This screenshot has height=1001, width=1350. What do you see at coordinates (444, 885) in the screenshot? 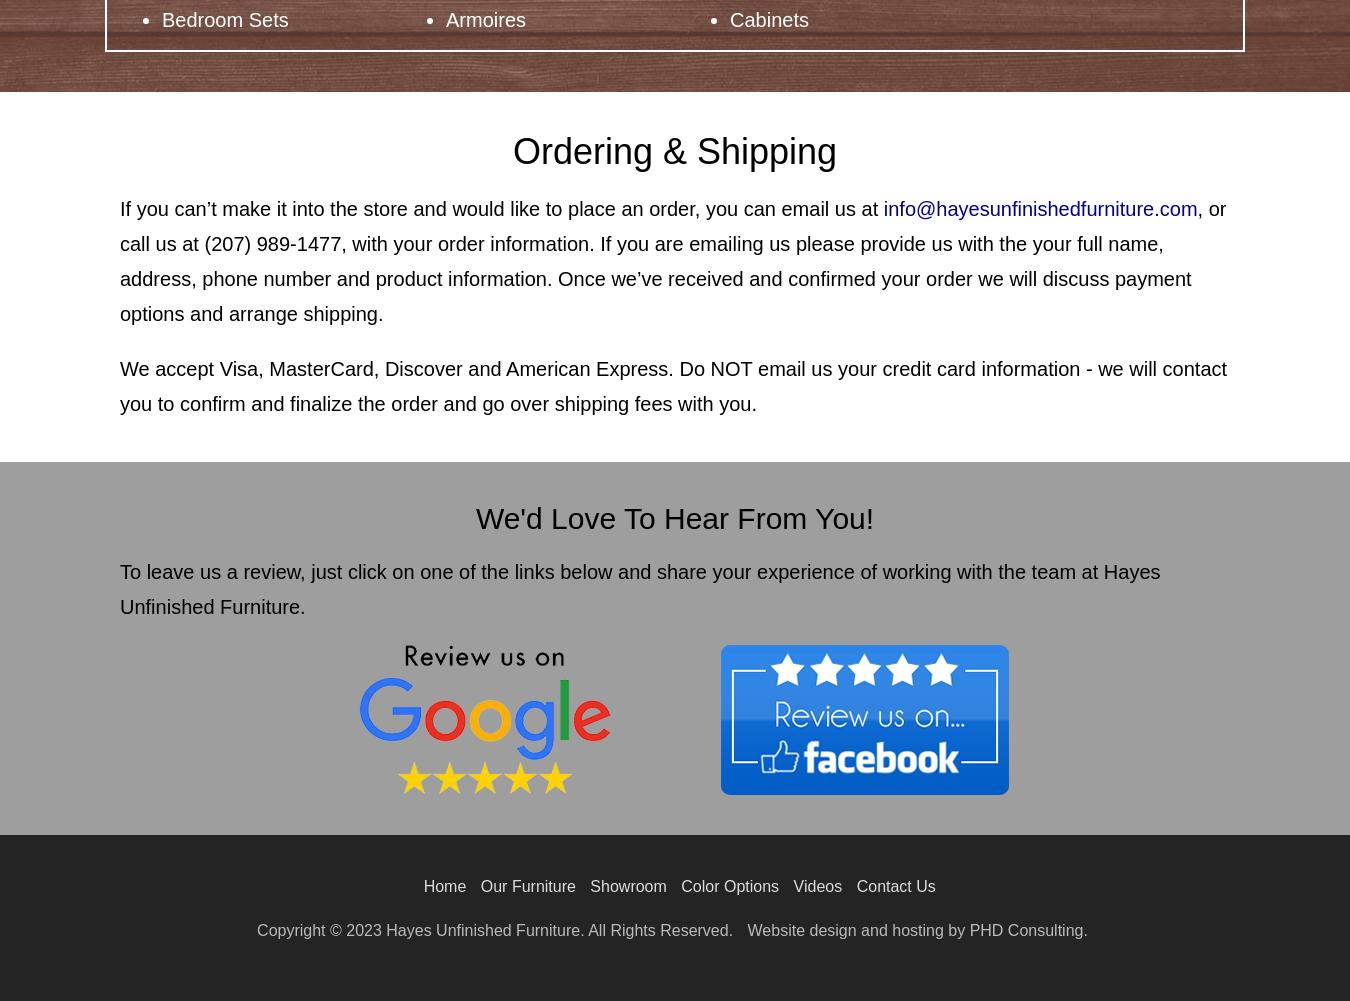
I see `'Home'` at bounding box center [444, 885].